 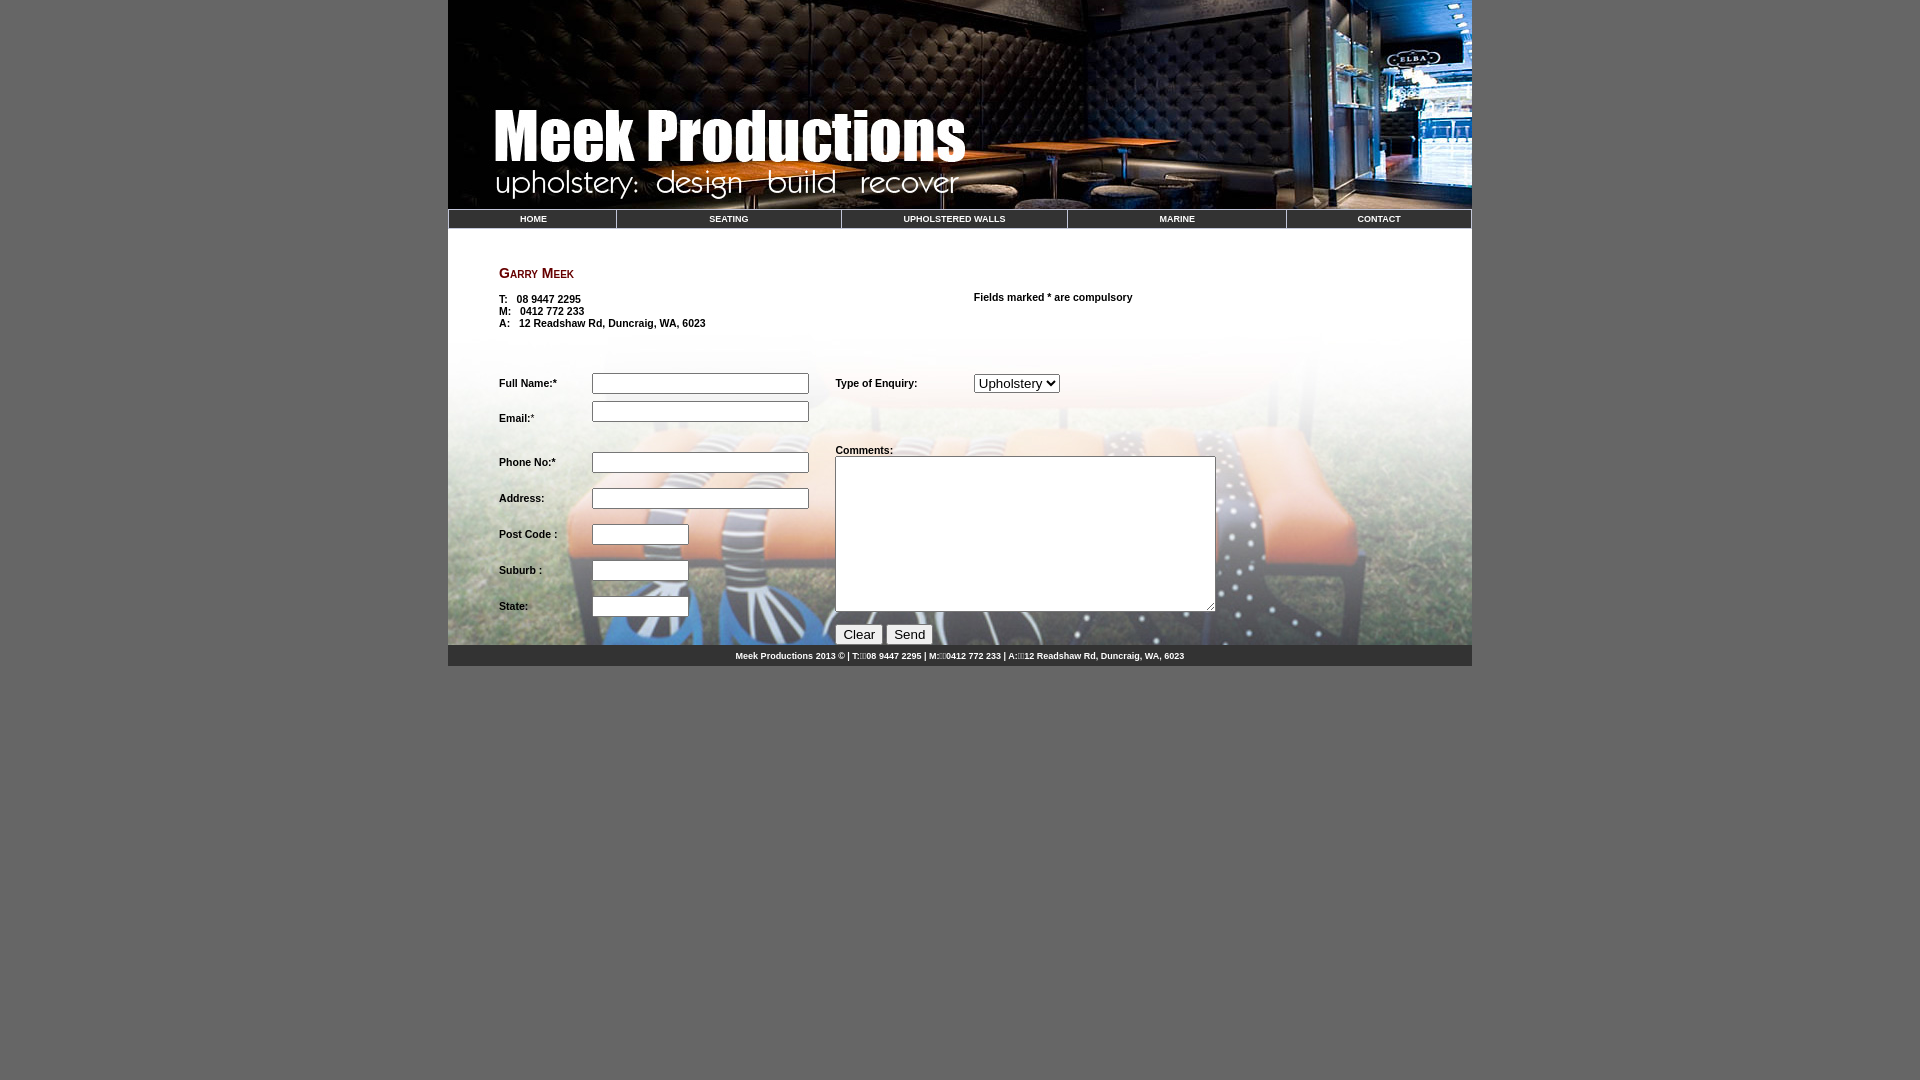 I want to click on 'SEATING', so click(x=727, y=219).